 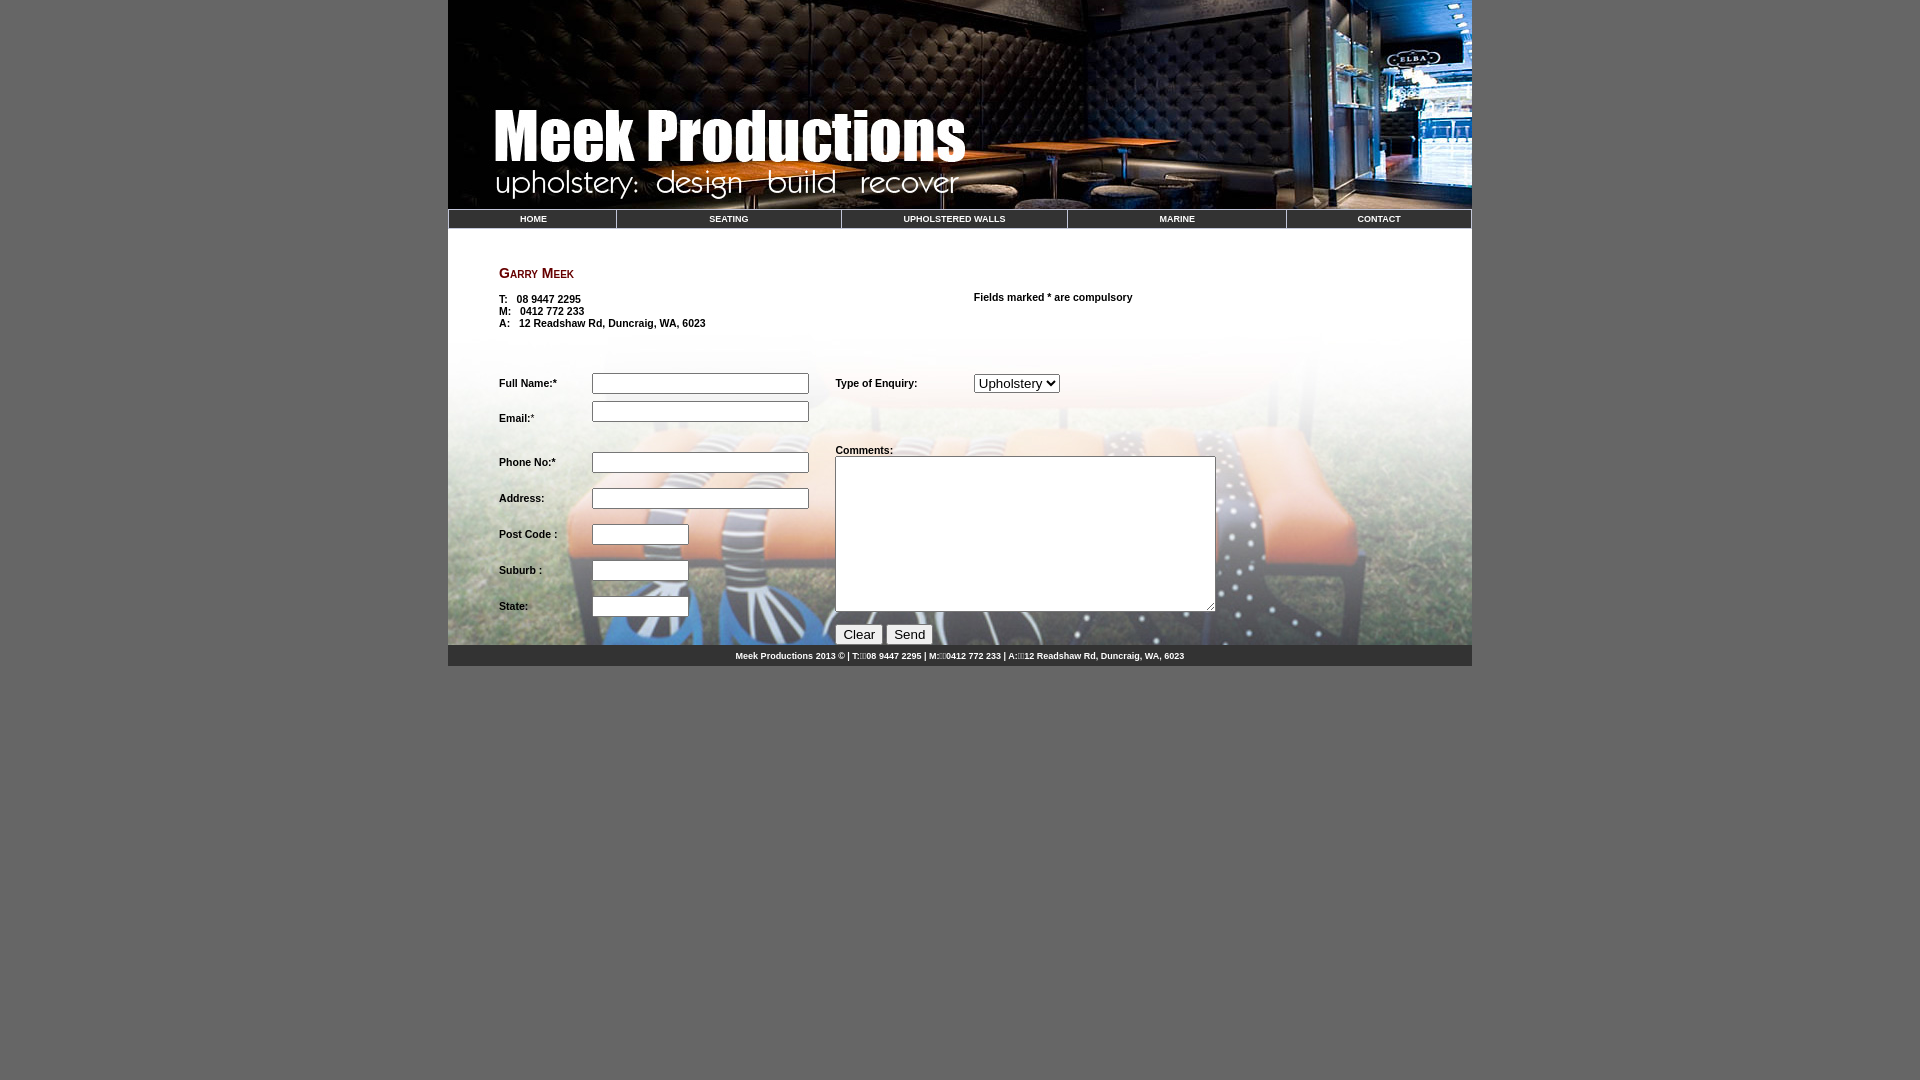 I want to click on 'SEATING', so click(x=727, y=219).